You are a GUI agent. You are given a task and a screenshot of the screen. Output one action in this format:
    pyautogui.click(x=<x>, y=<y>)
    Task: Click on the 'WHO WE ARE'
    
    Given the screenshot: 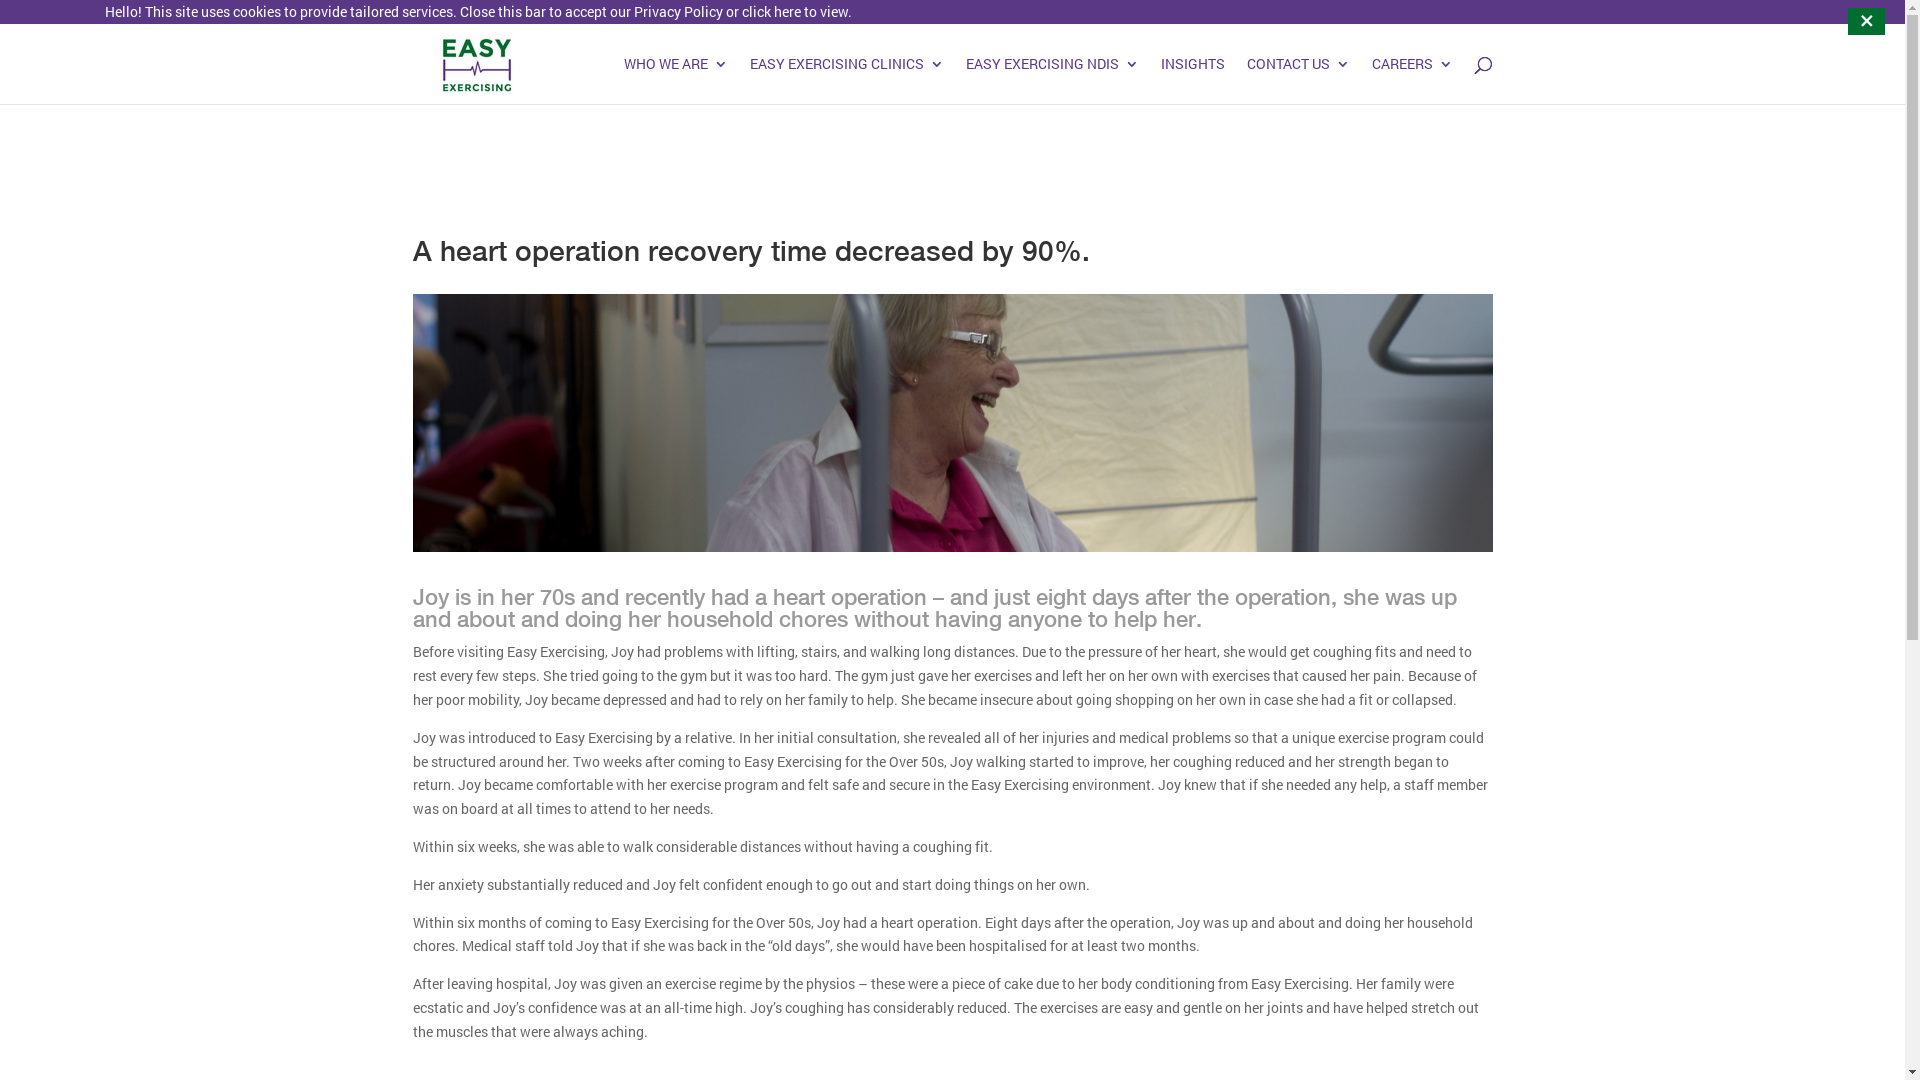 What is the action you would take?
    pyautogui.click(x=676, y=79)
    